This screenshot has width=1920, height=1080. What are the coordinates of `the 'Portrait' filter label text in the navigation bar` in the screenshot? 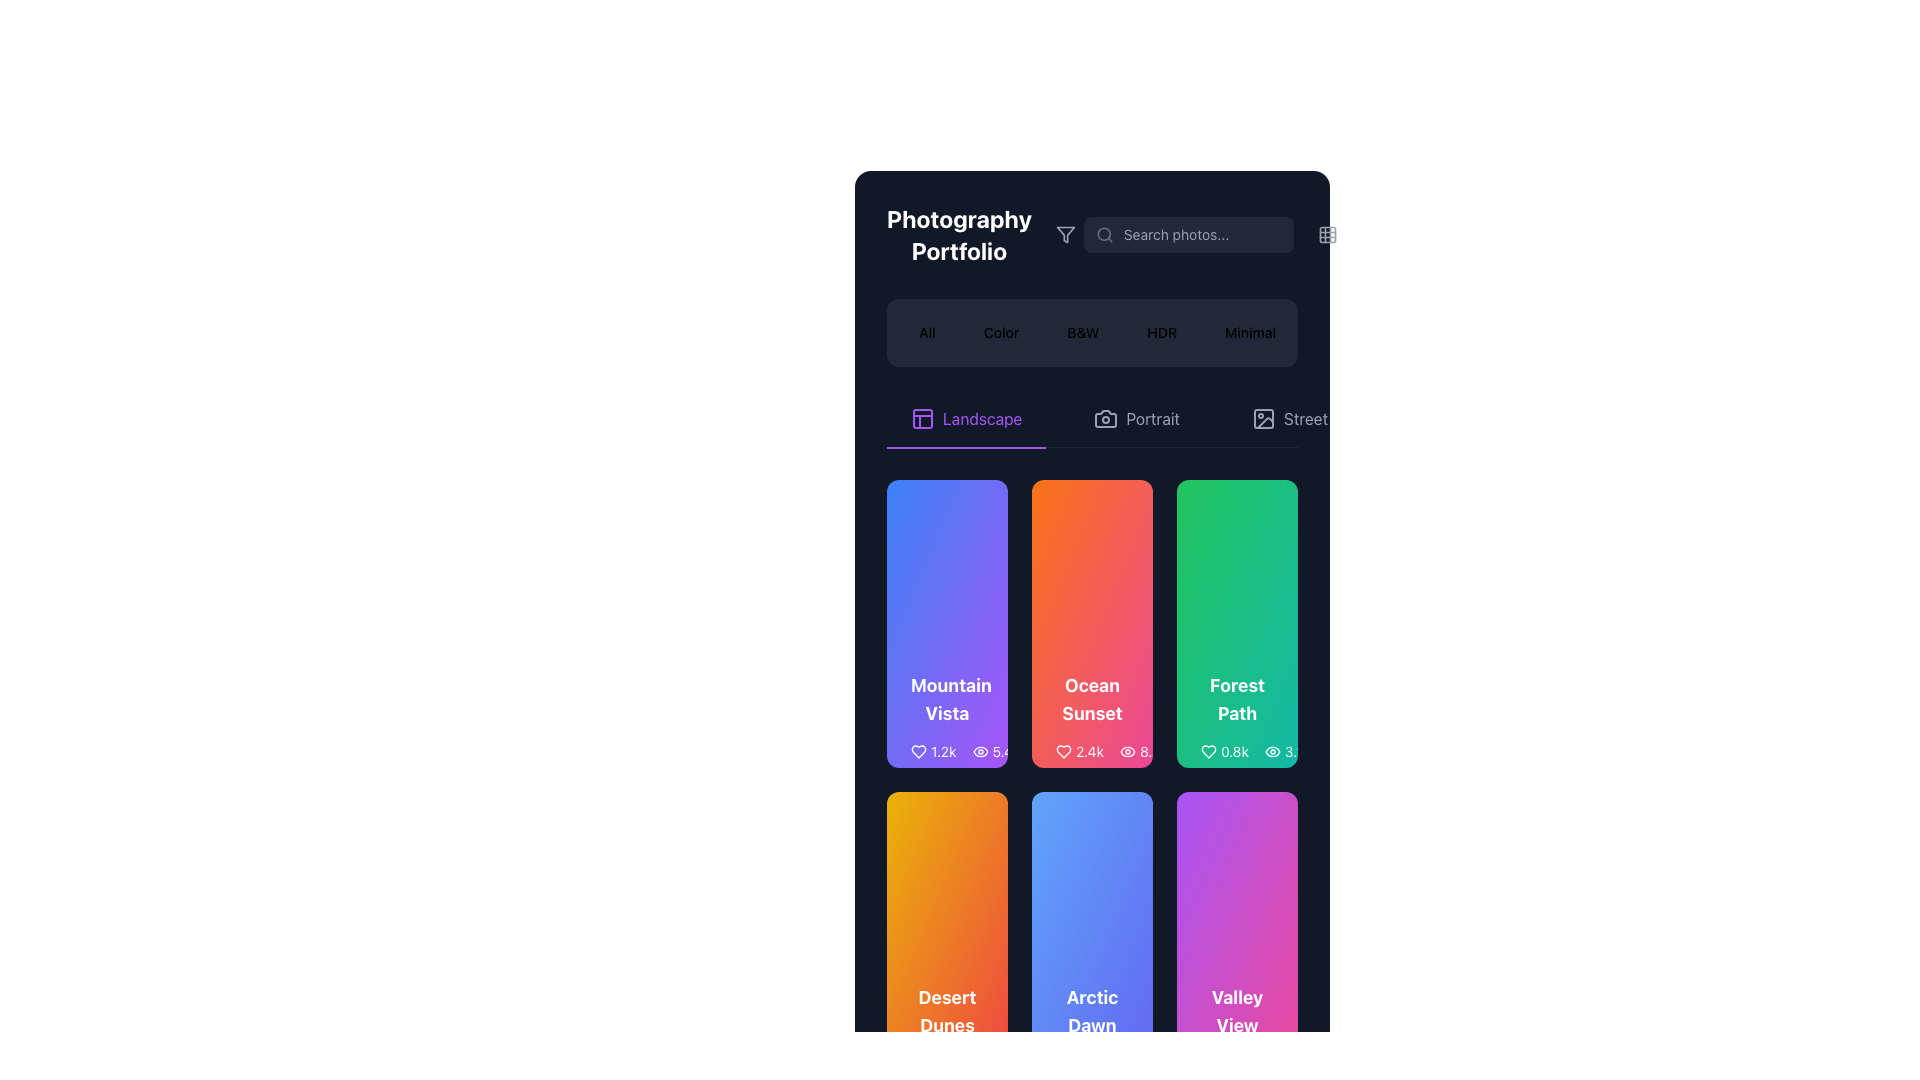 It's located at (1153, 418).